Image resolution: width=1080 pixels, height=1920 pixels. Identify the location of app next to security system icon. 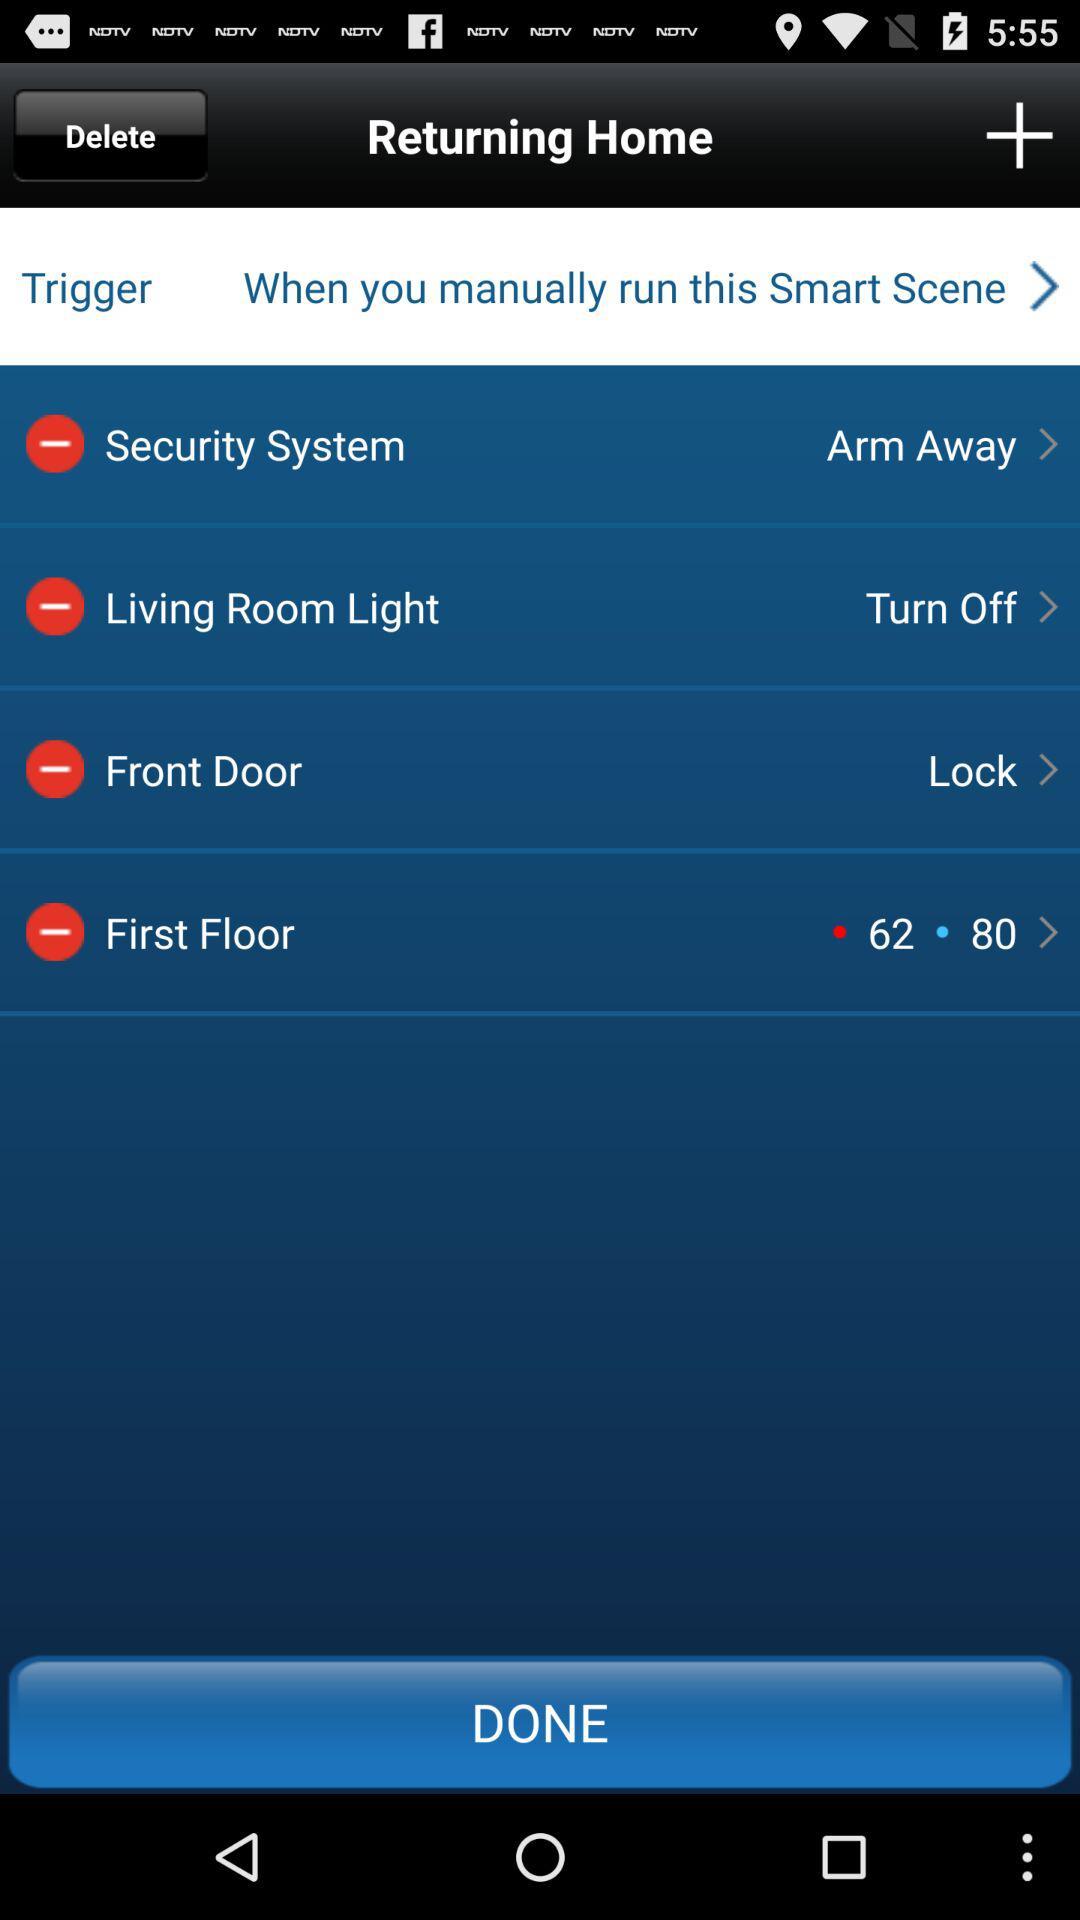
(921, 442).